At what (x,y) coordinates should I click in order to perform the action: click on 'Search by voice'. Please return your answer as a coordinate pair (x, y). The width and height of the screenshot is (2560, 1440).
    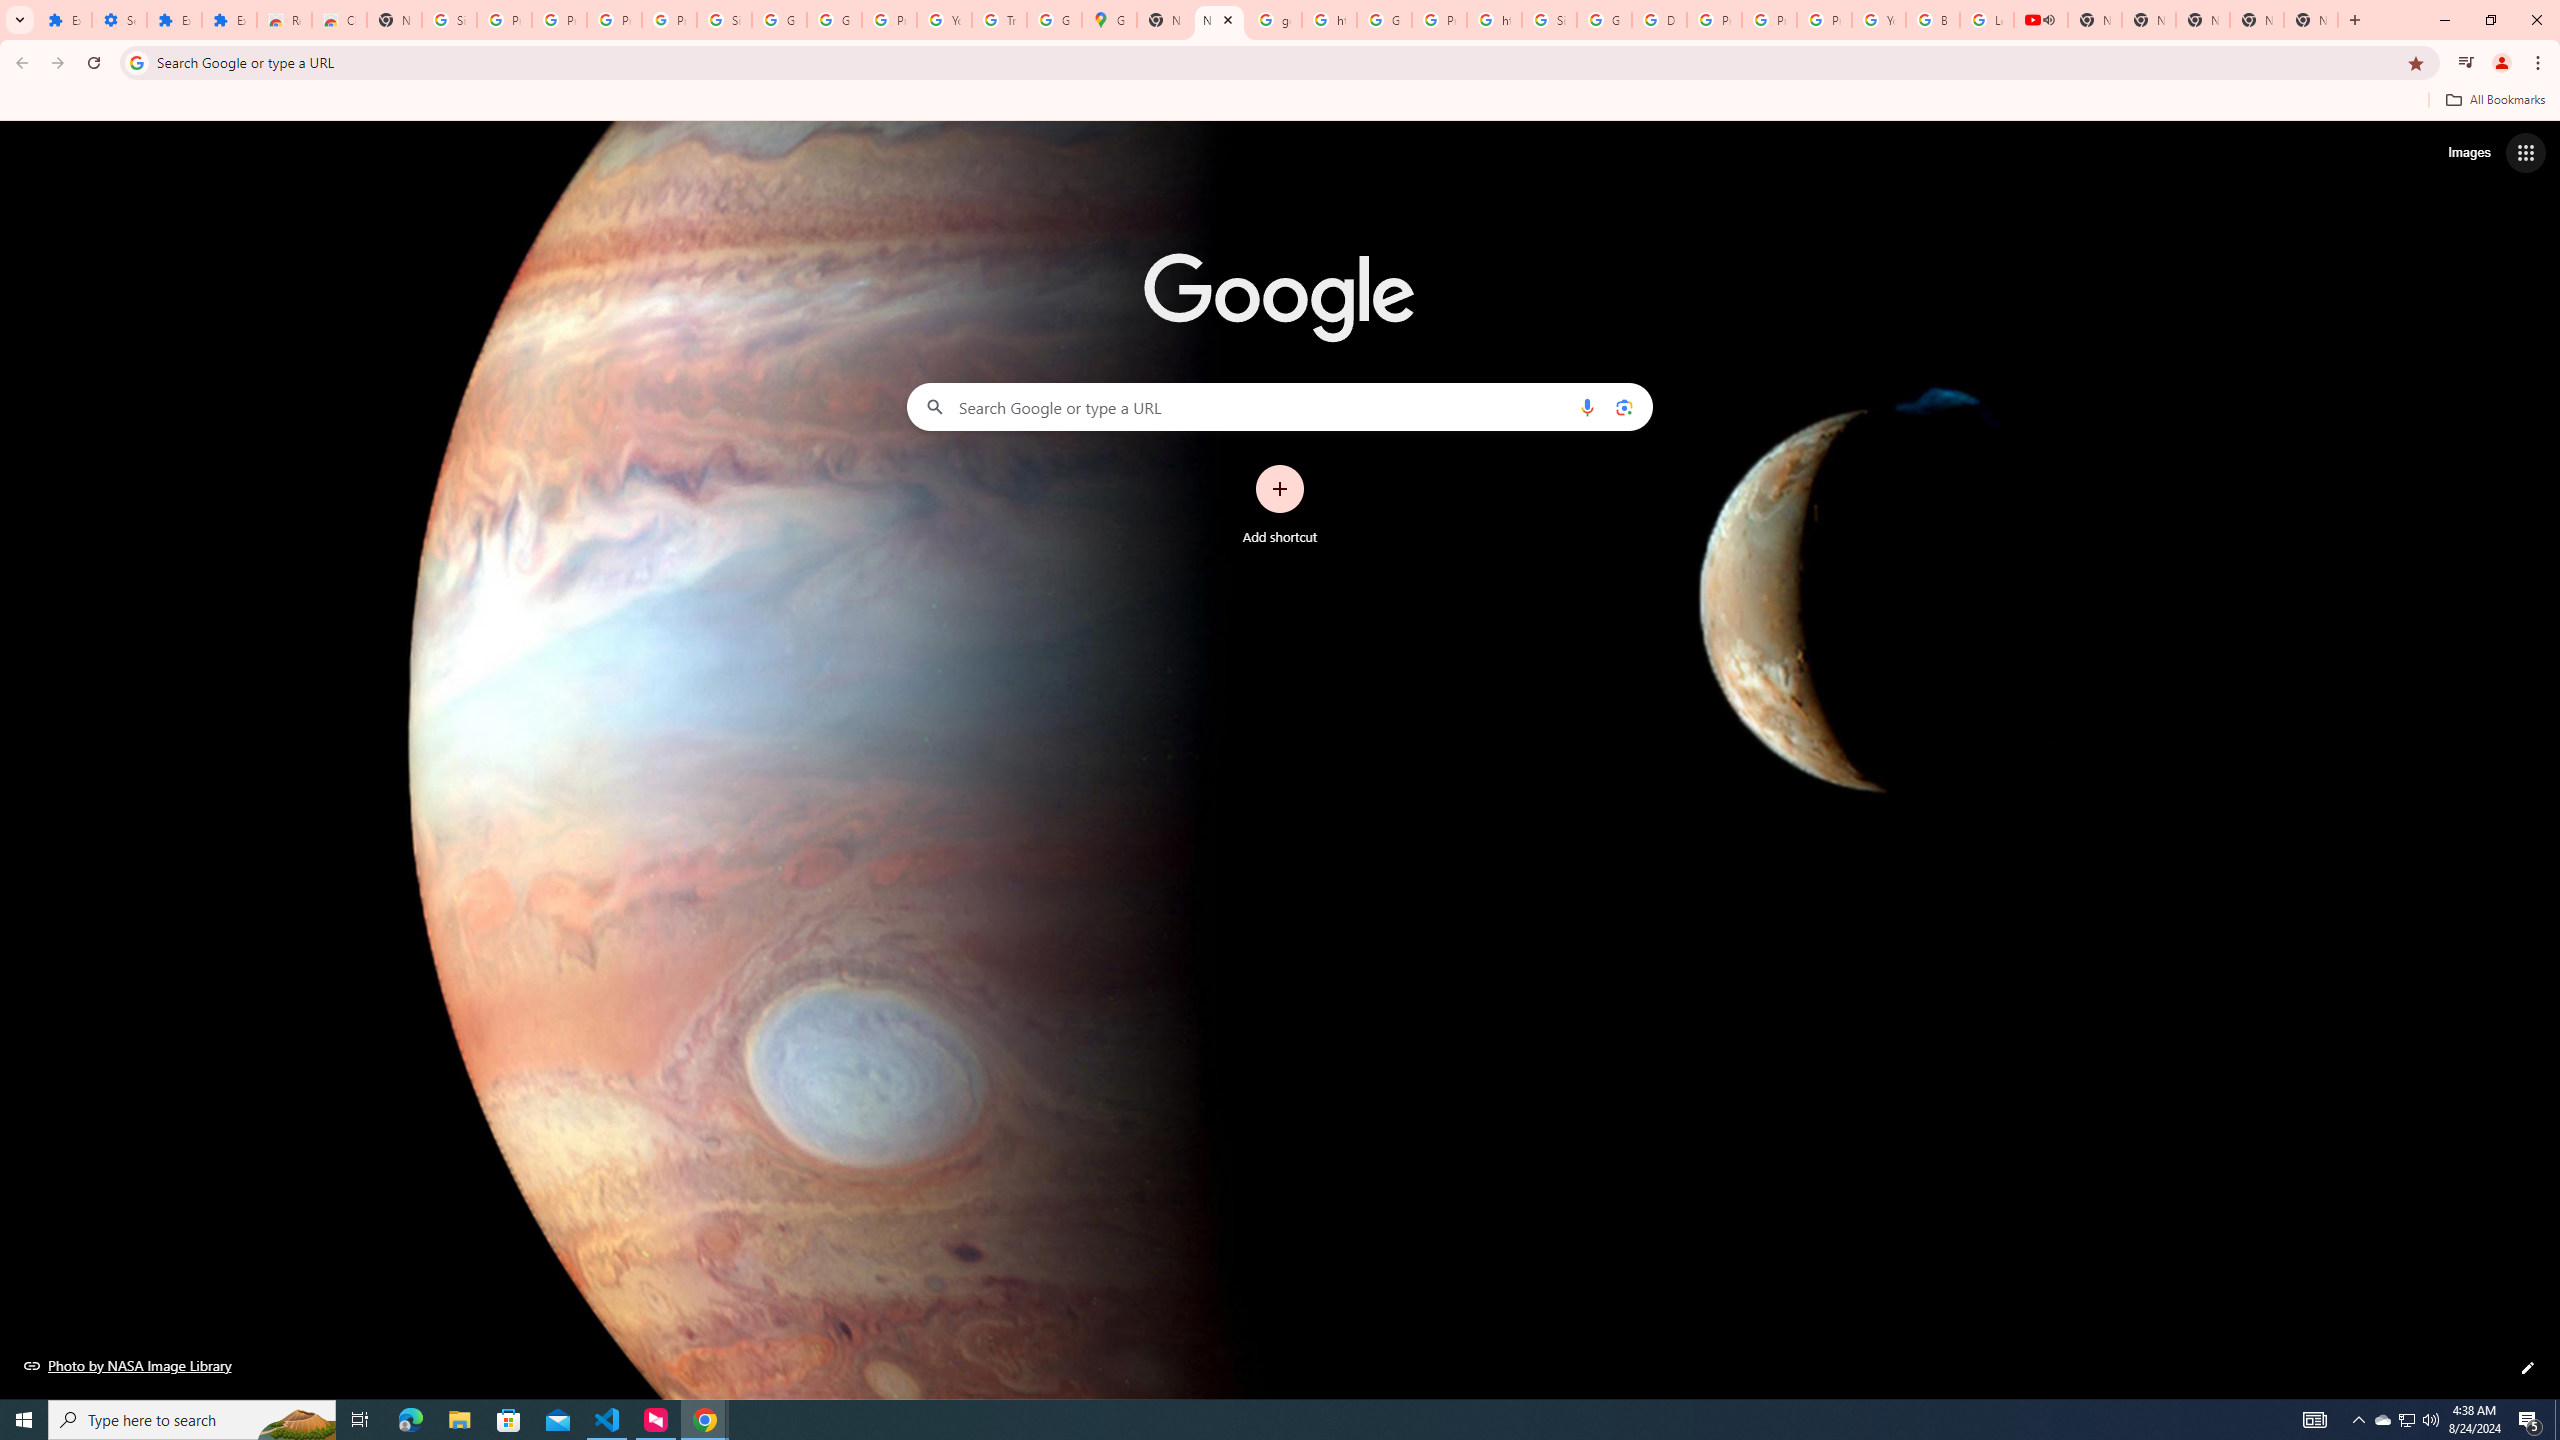
    Looking at the image, I should click on (1586, 405).